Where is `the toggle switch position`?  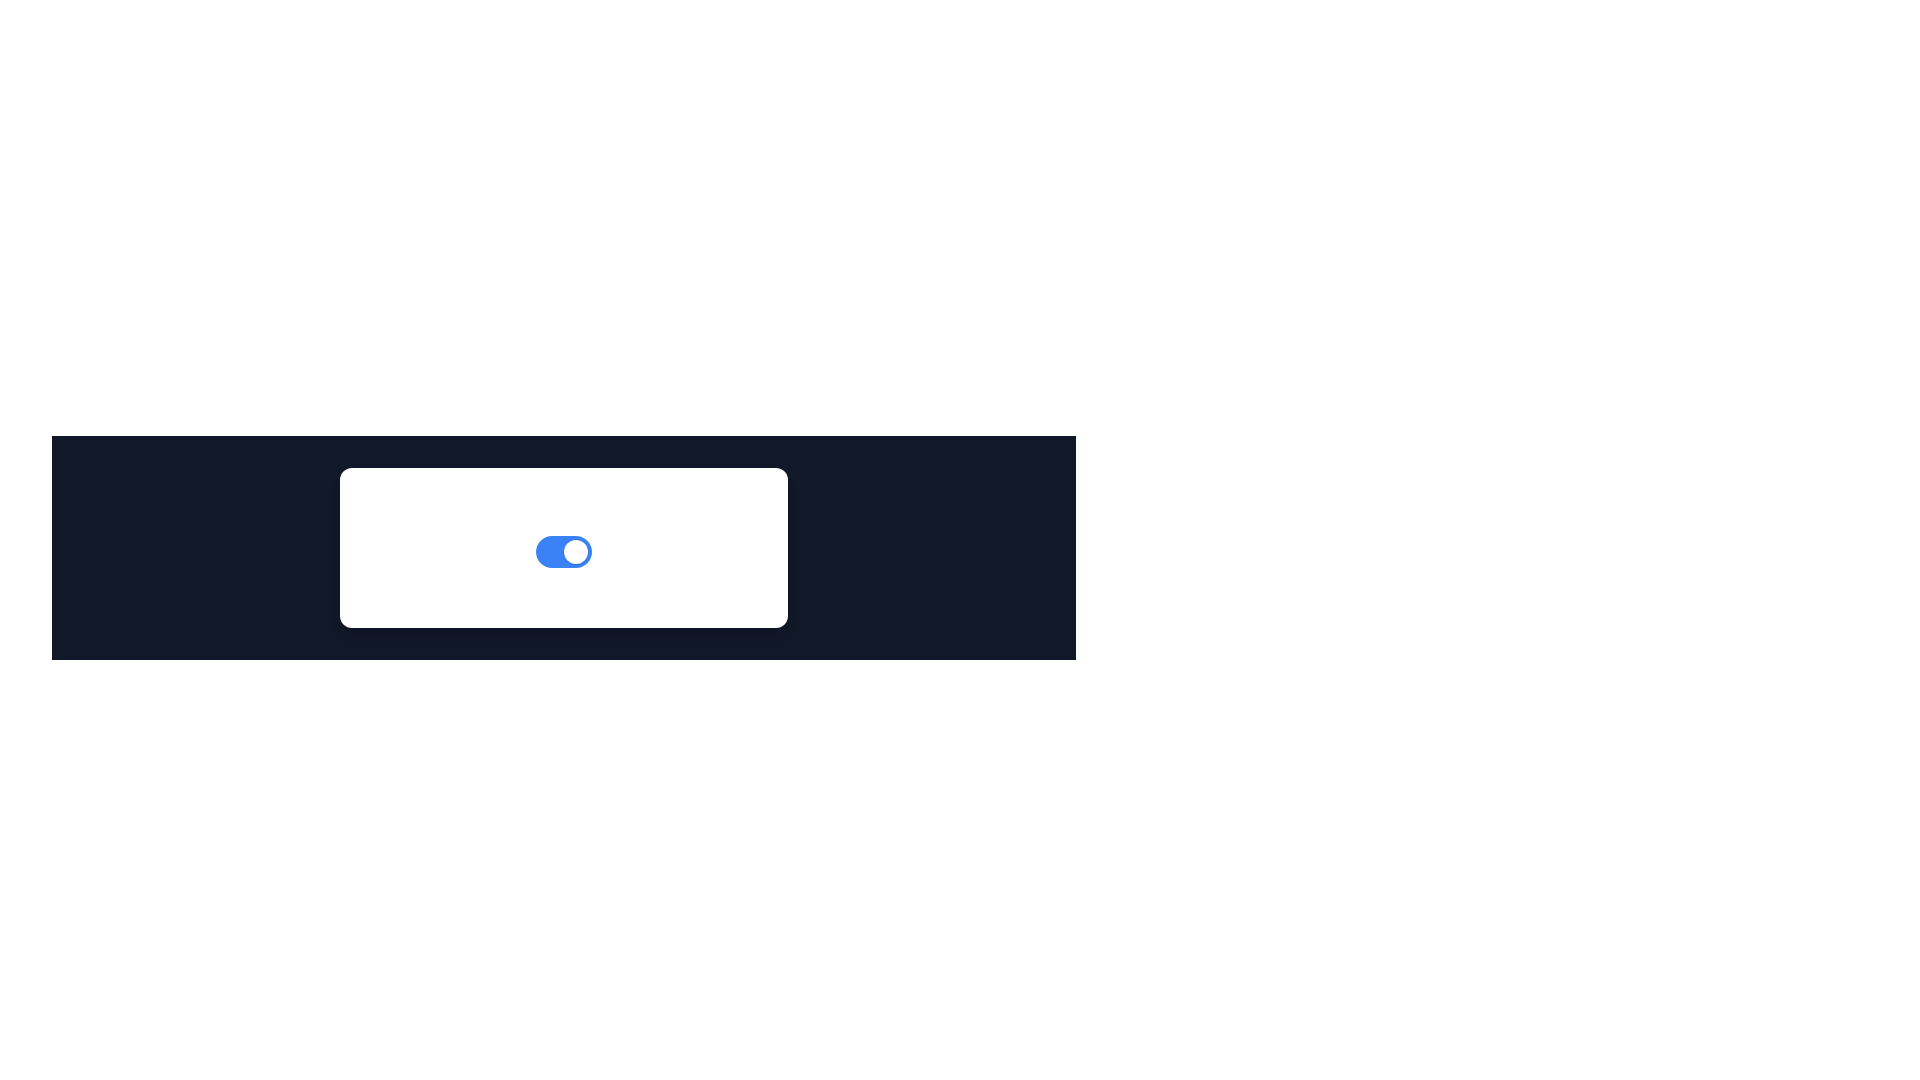
the toggle switch position is located at coordinates (576, 551).